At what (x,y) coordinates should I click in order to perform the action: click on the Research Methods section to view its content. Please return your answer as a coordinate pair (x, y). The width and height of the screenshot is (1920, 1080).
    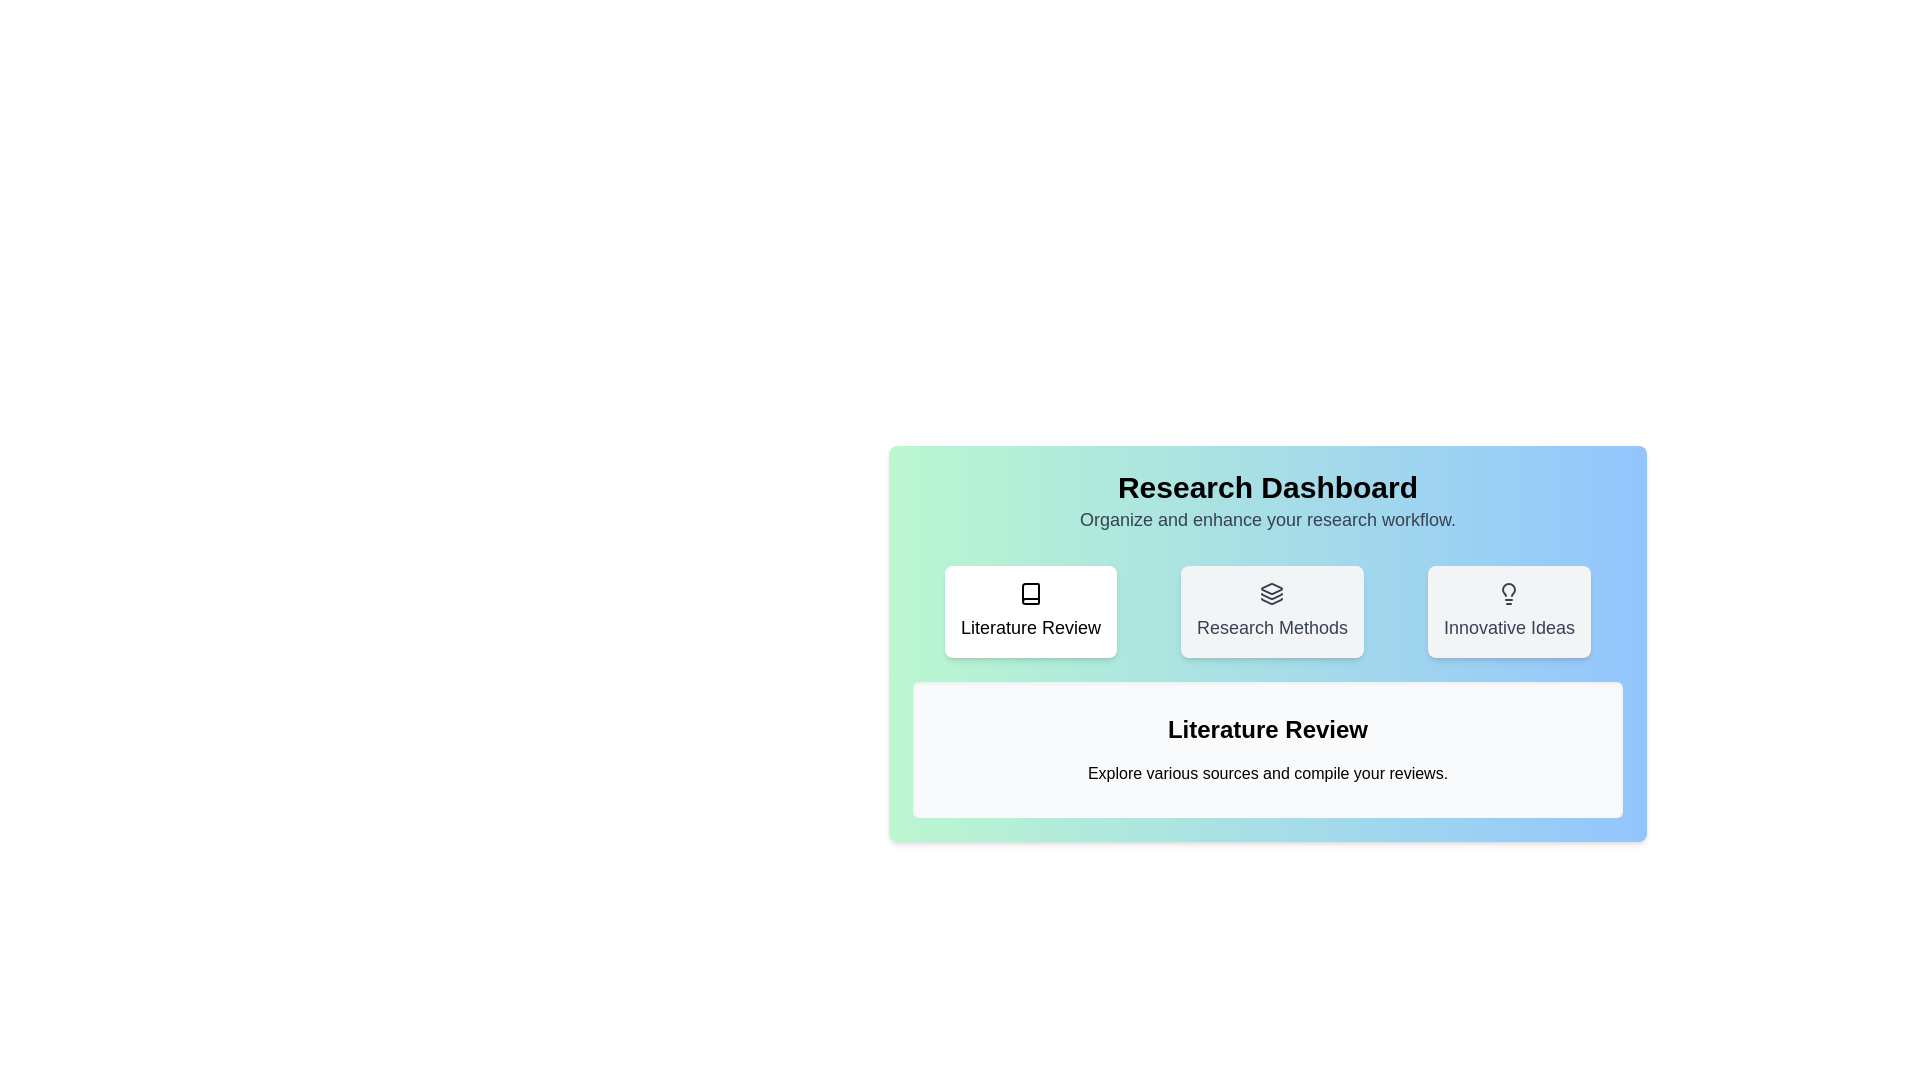
    Looking at the image, I should click on (1271, 611).